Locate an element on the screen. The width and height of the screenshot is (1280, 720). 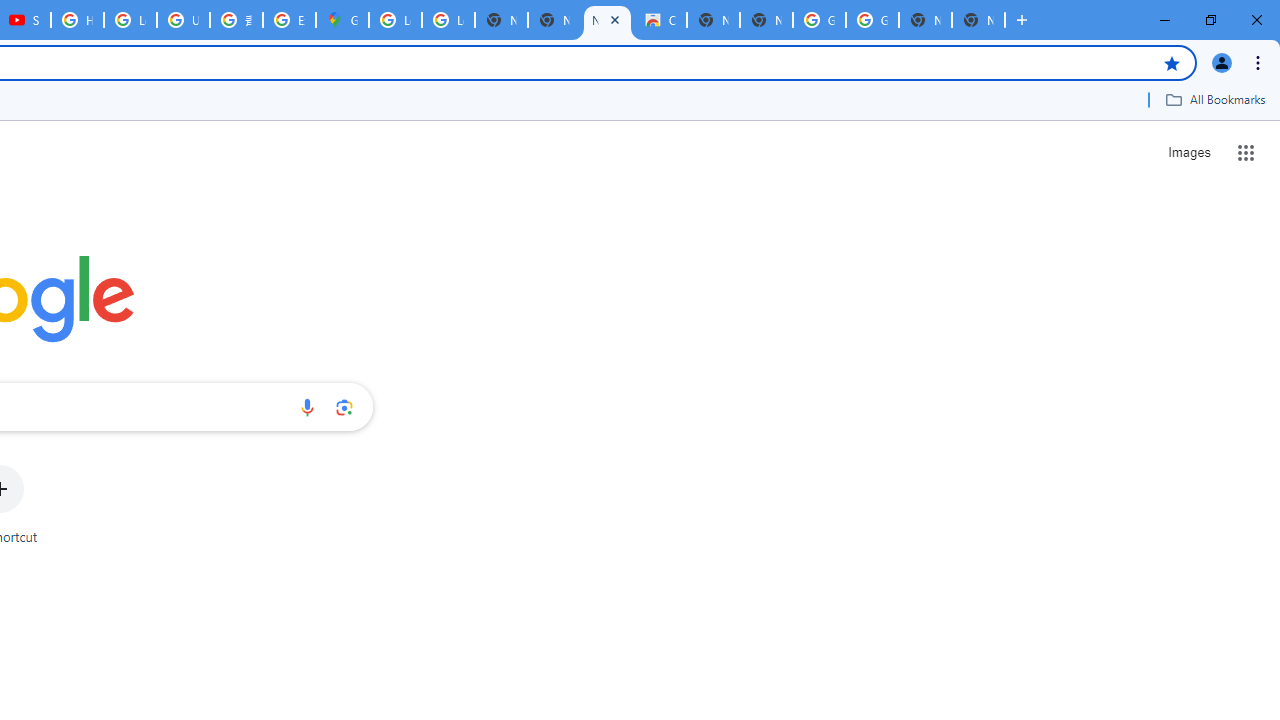
'Search by voice' is located at coordinates (306, 406).